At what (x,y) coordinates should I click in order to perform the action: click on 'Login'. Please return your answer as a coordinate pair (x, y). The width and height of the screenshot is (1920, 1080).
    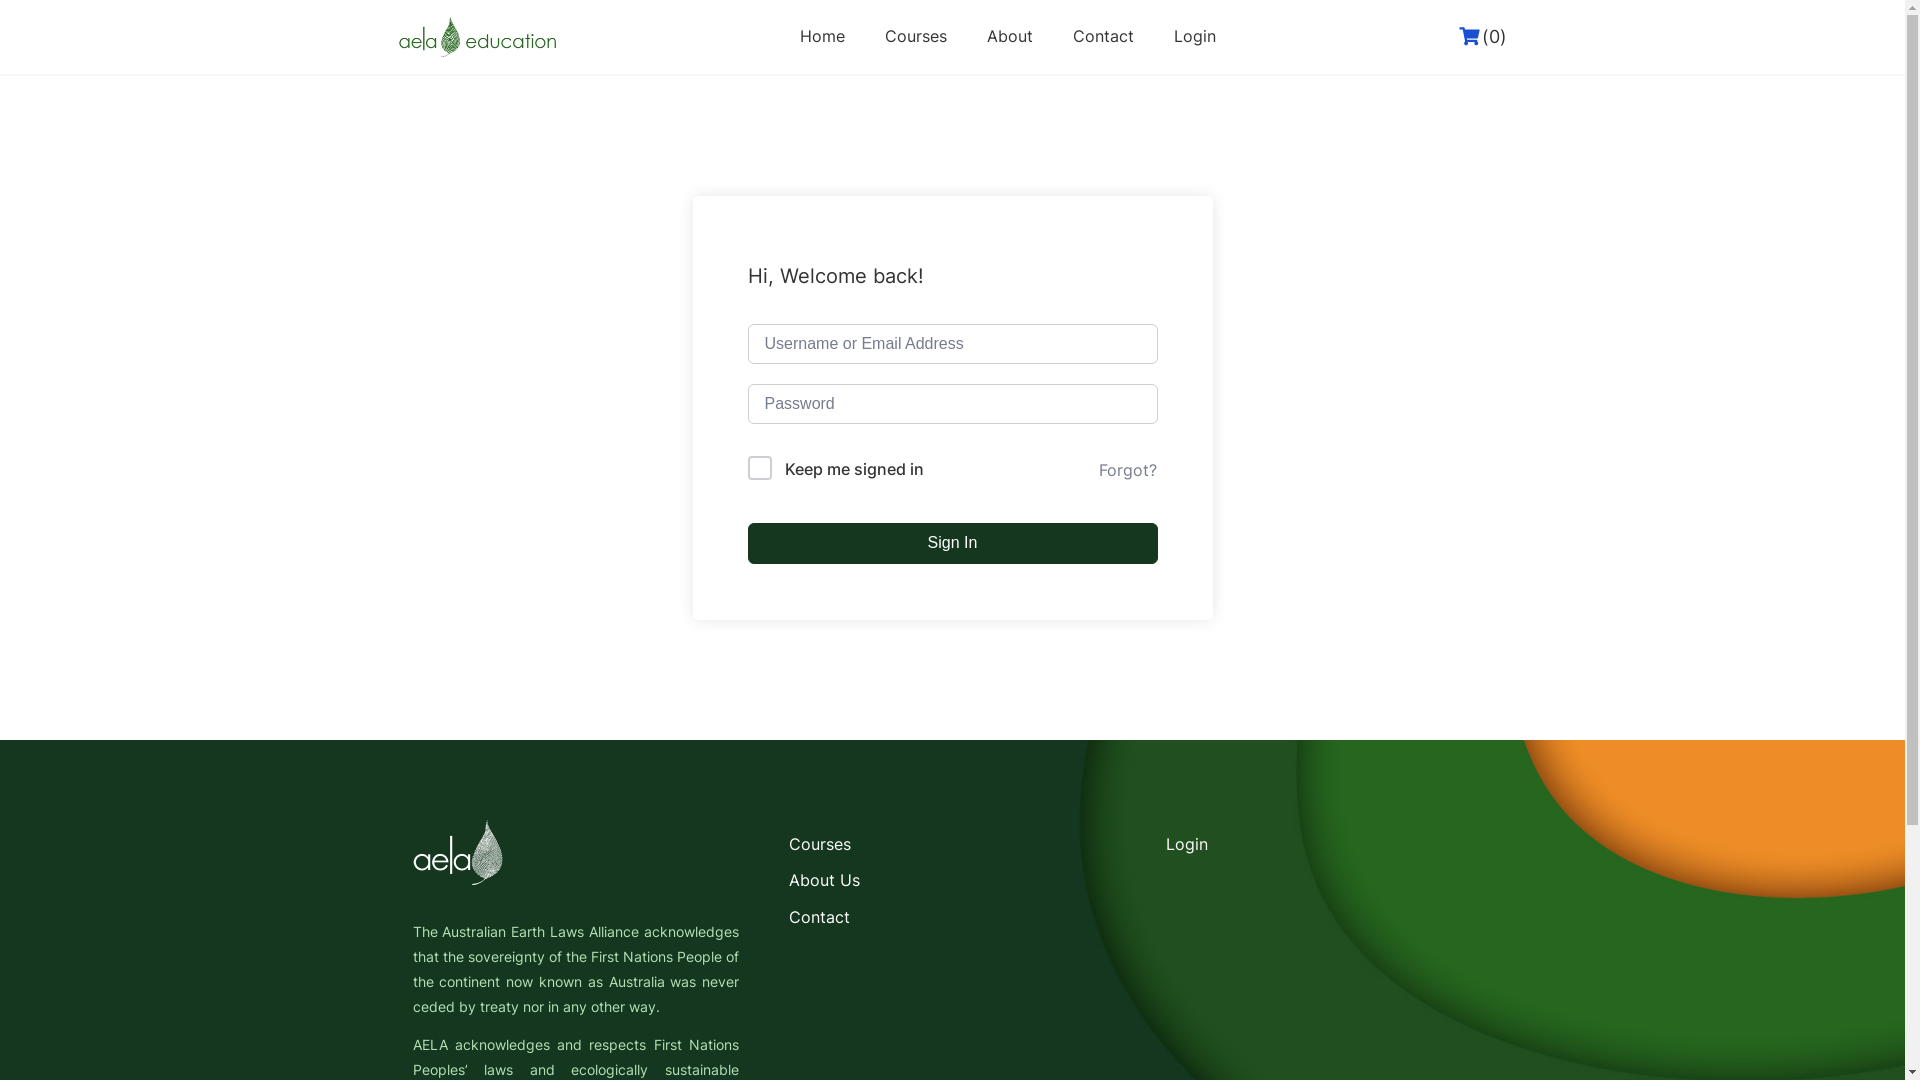
    Looking at the image, I should click on (1195, 36).